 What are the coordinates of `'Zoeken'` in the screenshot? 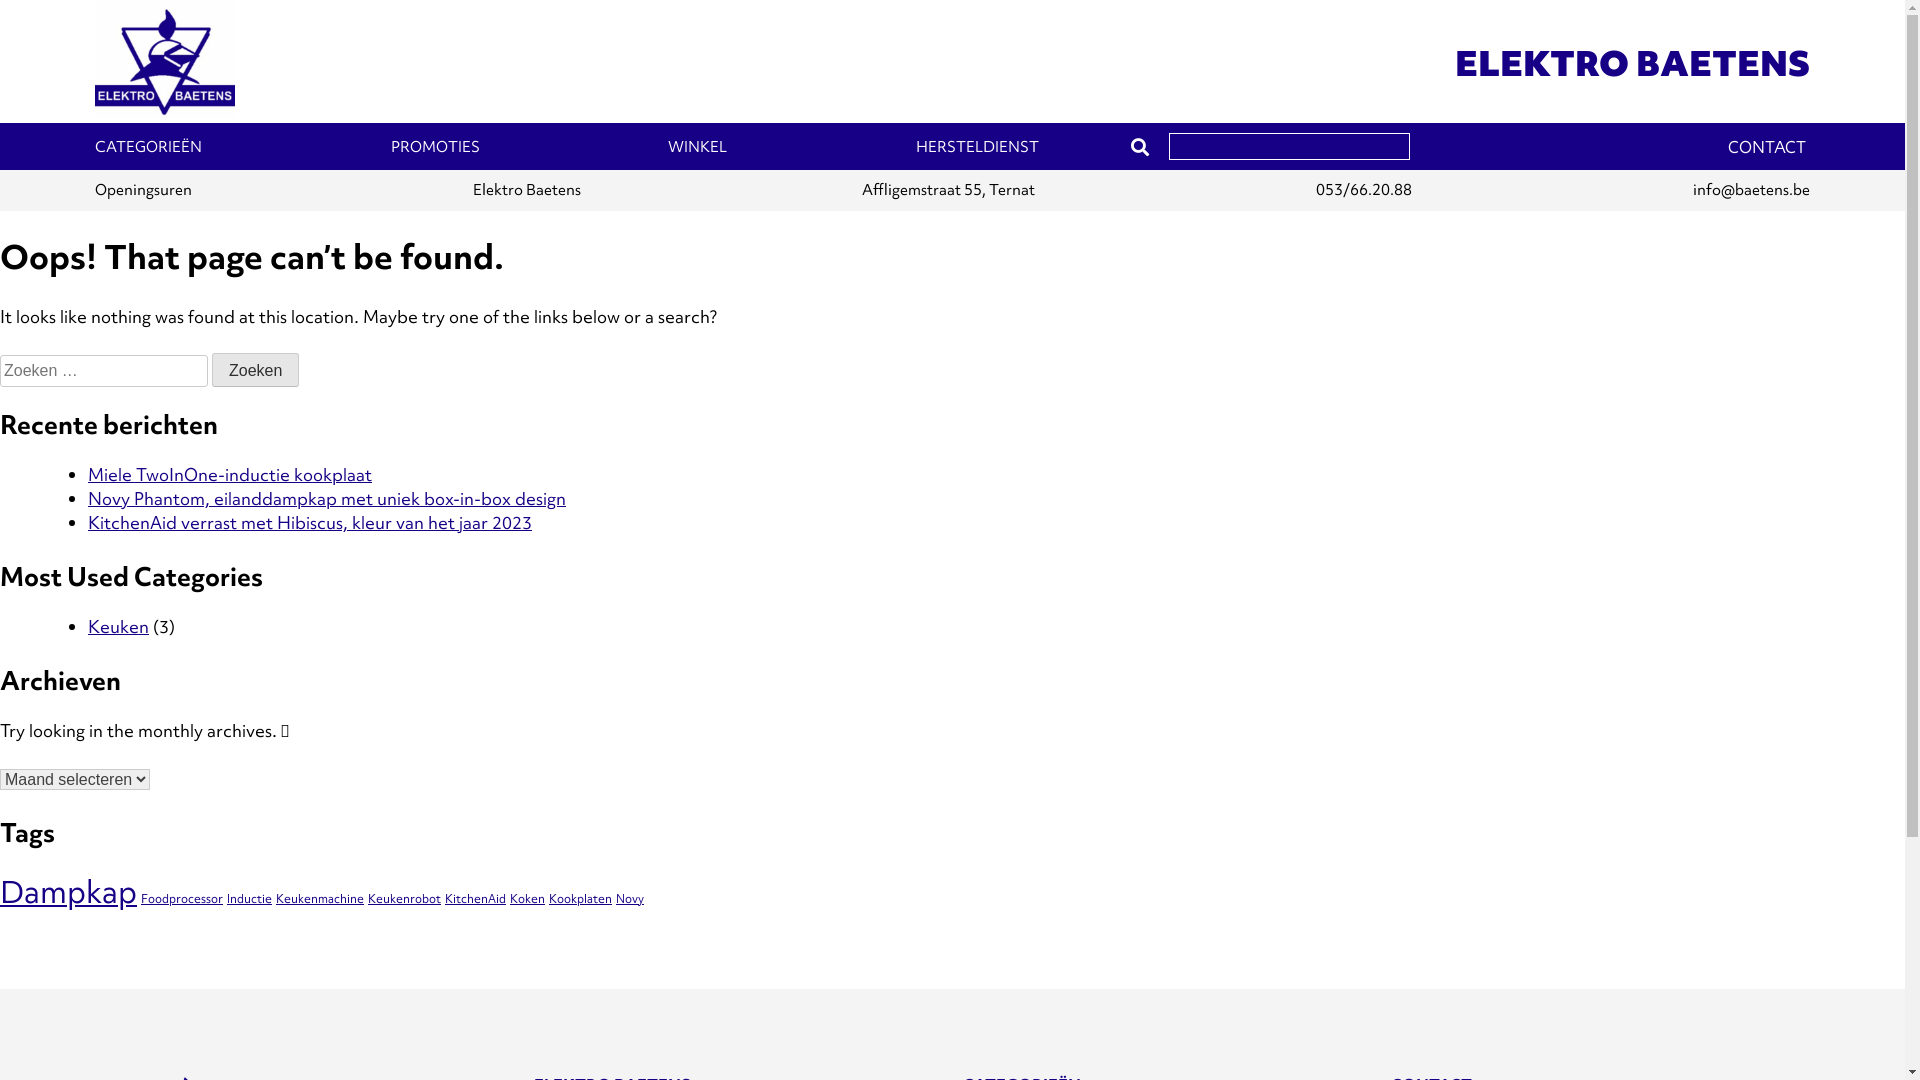 It's located at (254, 370).